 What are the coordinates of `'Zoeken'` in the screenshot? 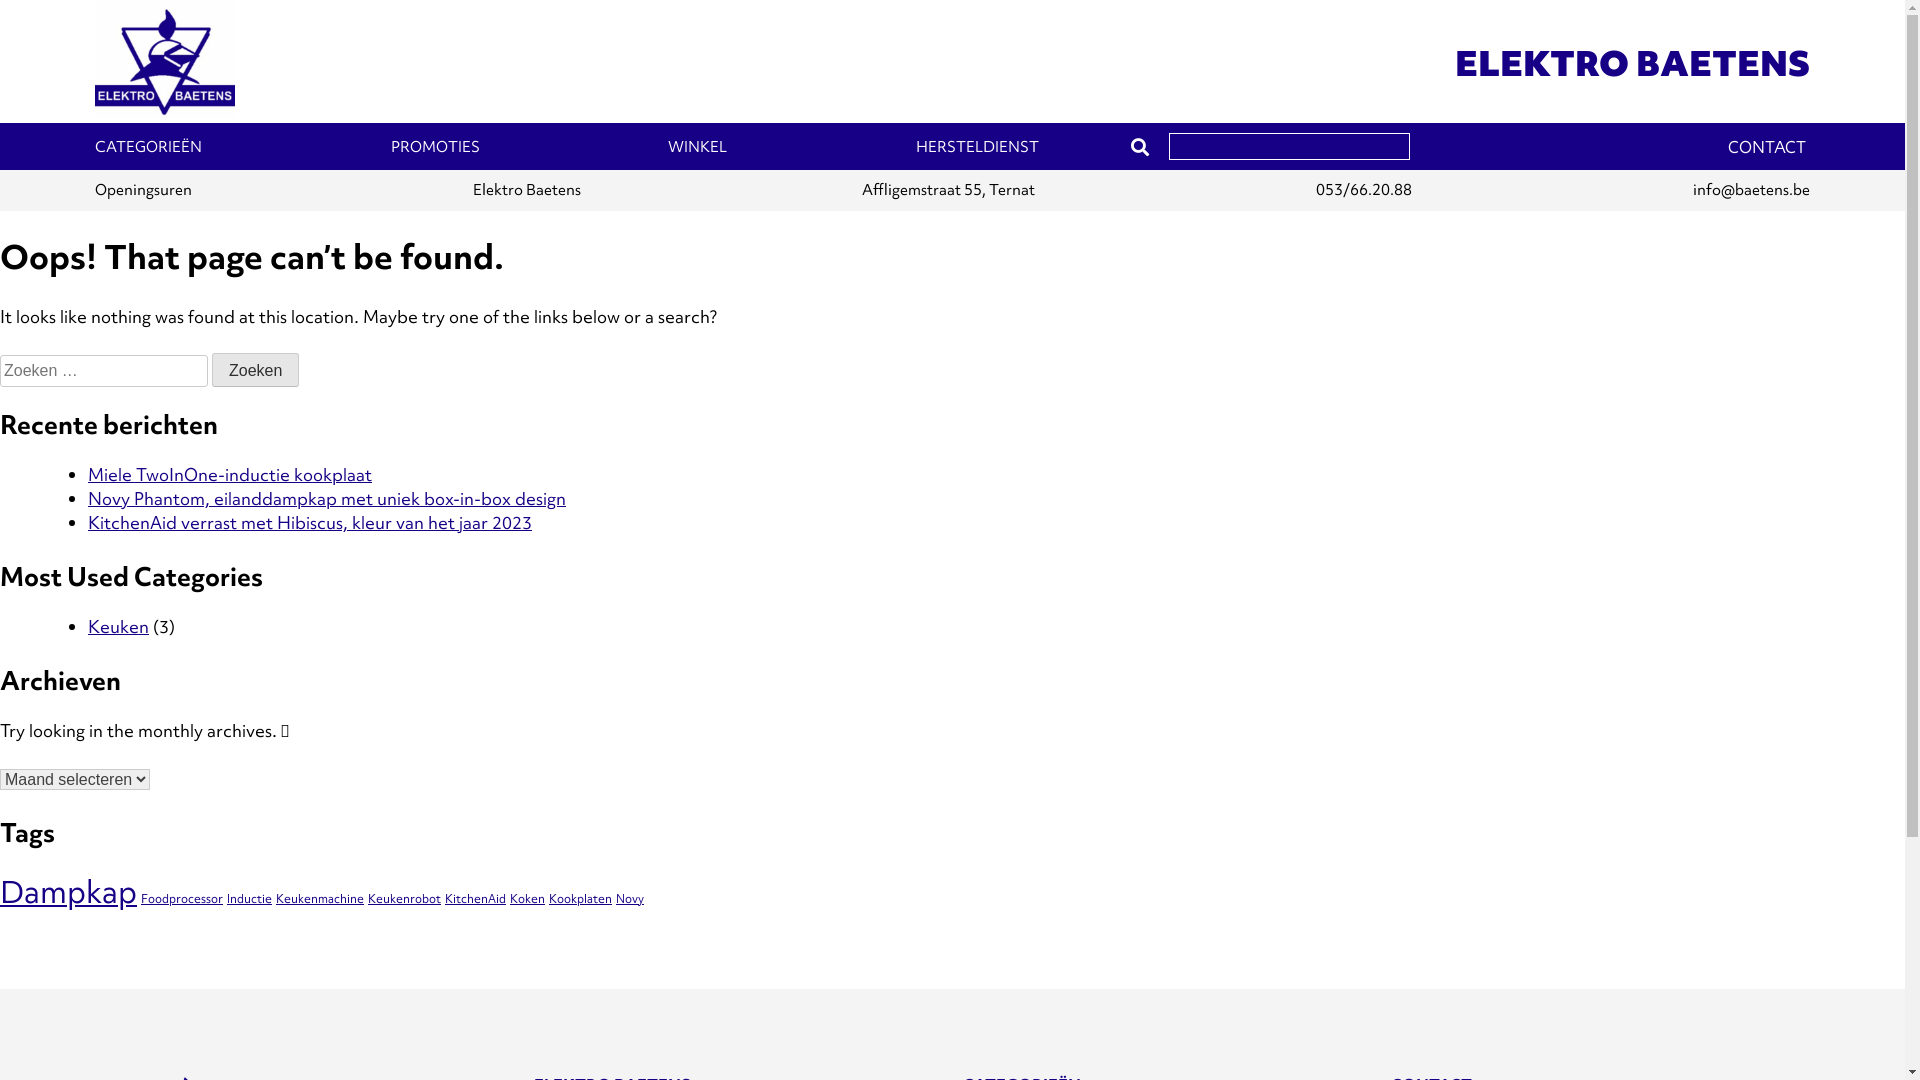 It's located at (254, 370).